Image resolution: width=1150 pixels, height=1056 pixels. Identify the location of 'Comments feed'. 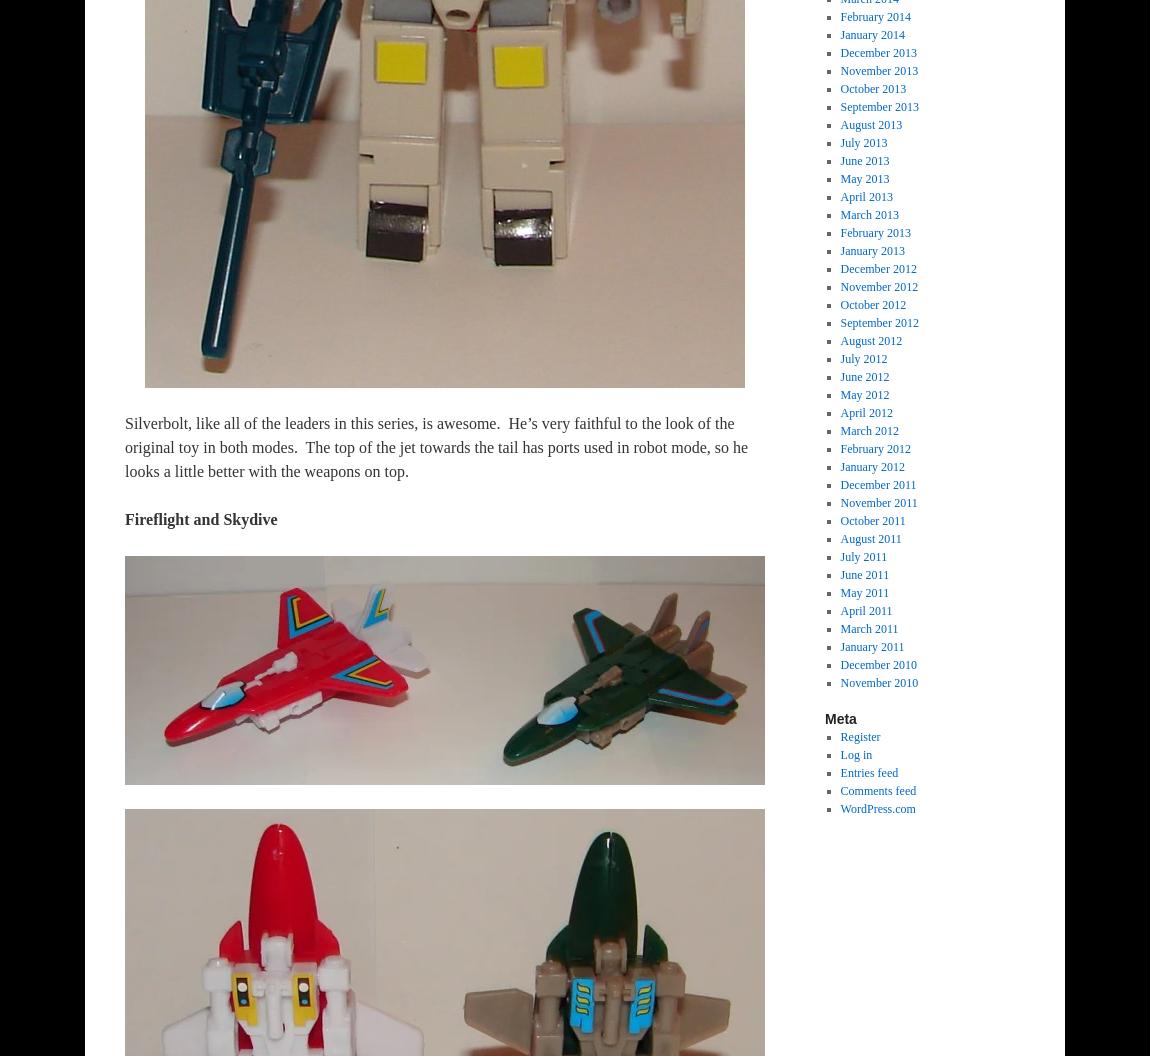
(878, 790).